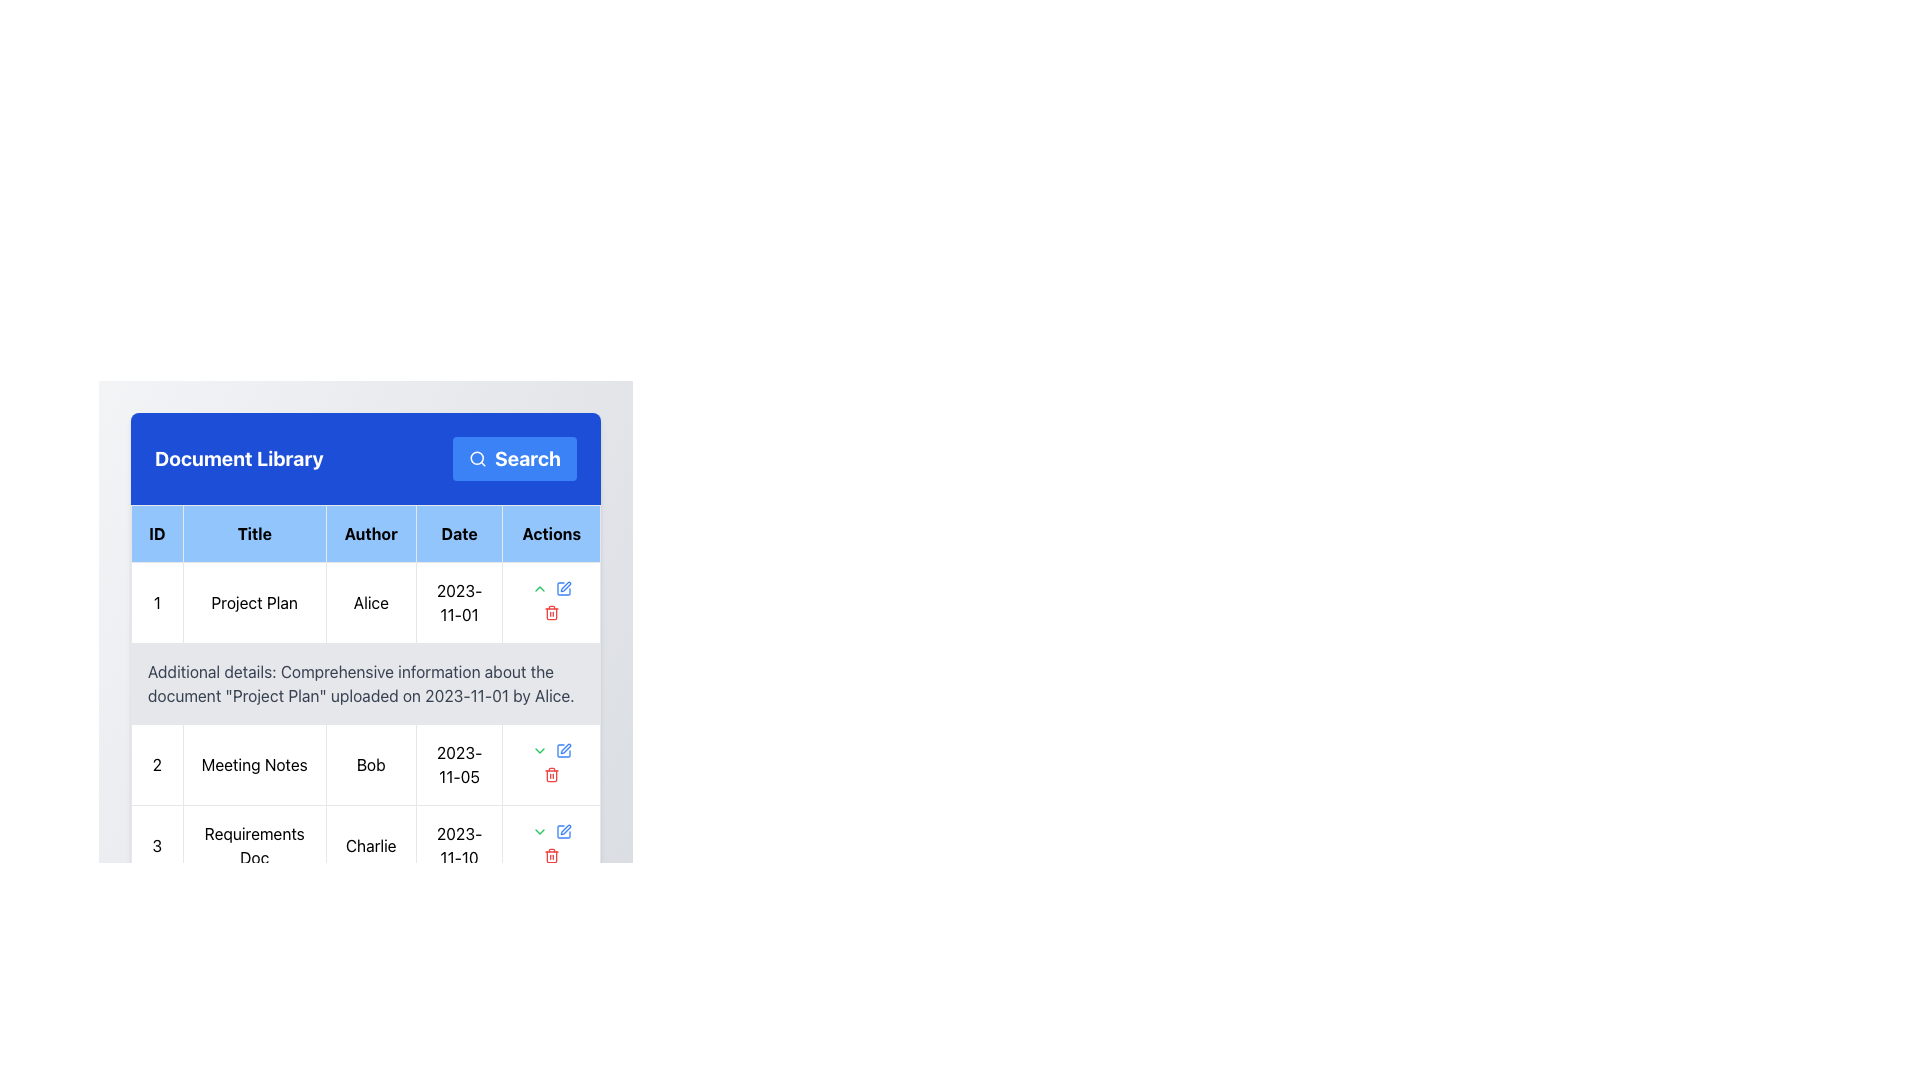  I want to click on the Table Header Row that contains the headers 'ID', 'Title', 'Author', 'Date', and 'Actions' which is located at the top of the table, so click(365, 532).